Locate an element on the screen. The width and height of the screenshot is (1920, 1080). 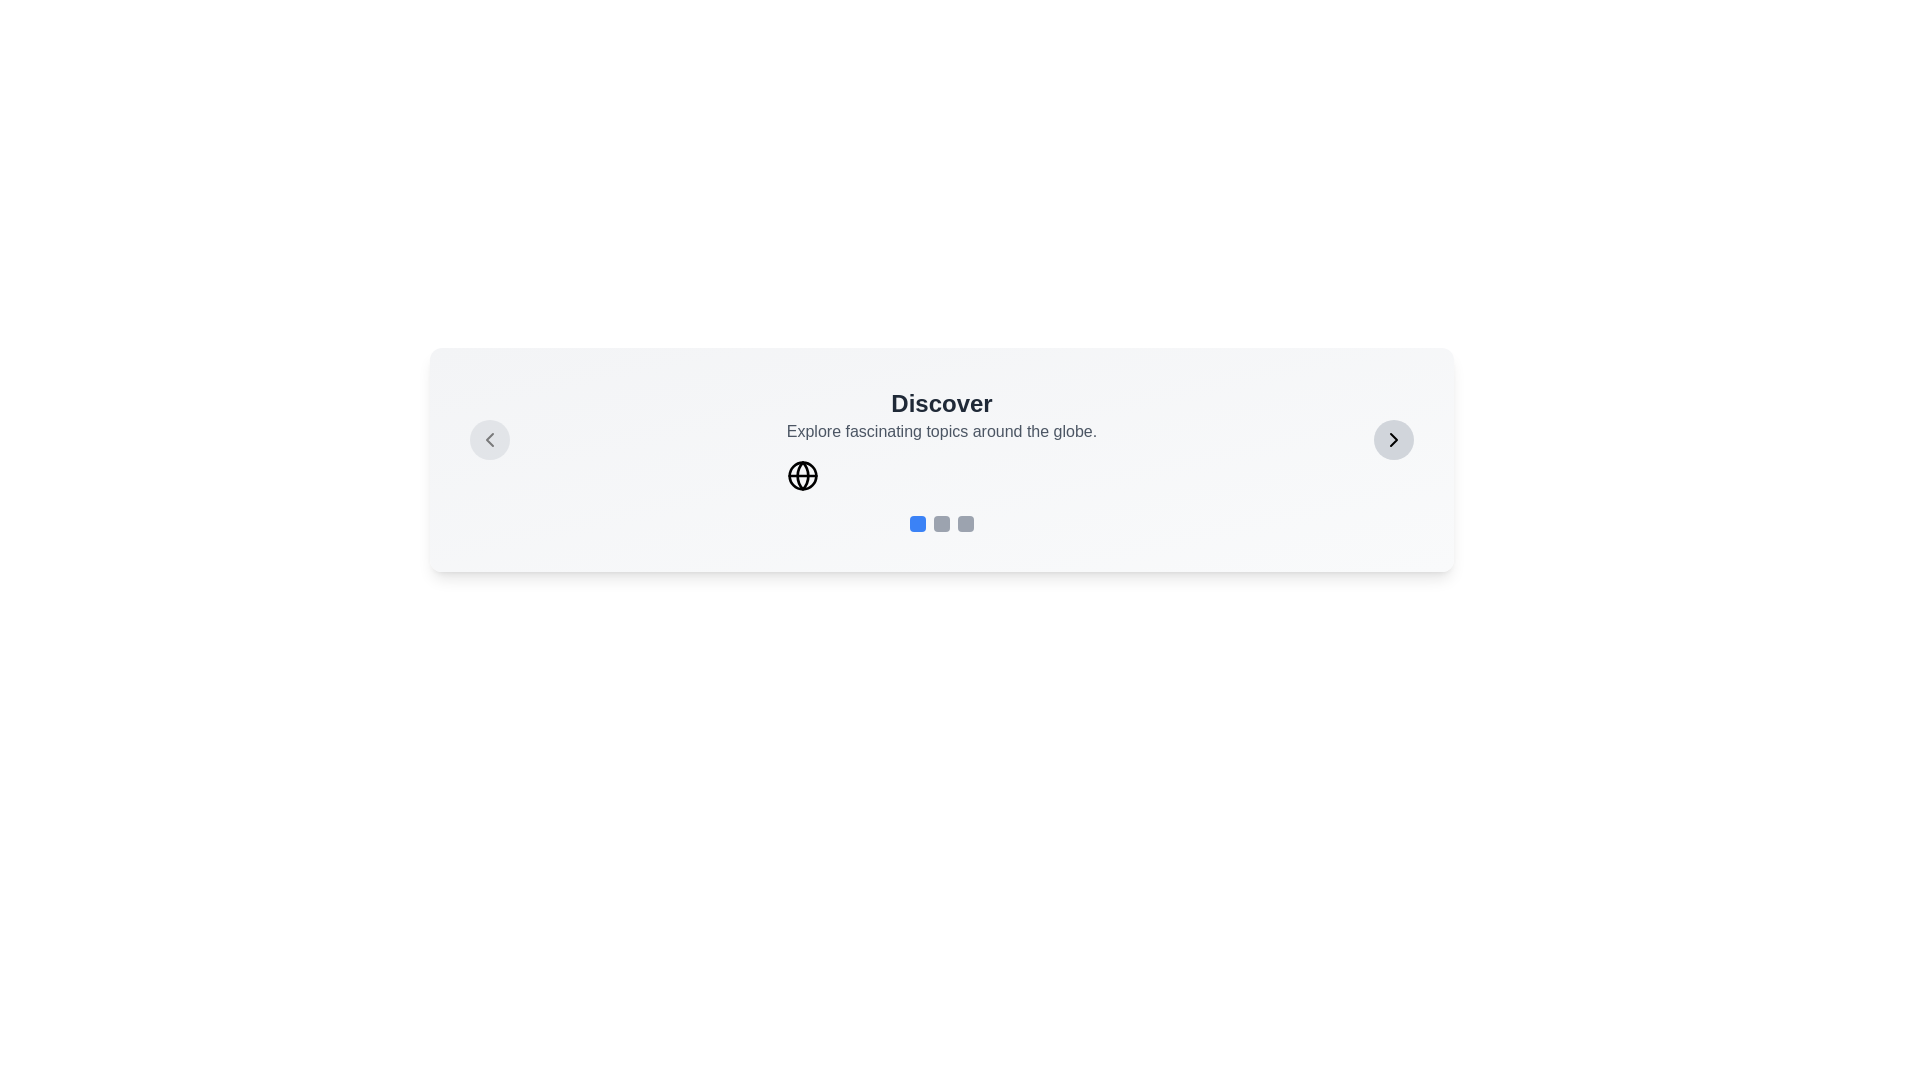
the circular button with a right-pointing arrow icon is located at coordinates (1392, 438).